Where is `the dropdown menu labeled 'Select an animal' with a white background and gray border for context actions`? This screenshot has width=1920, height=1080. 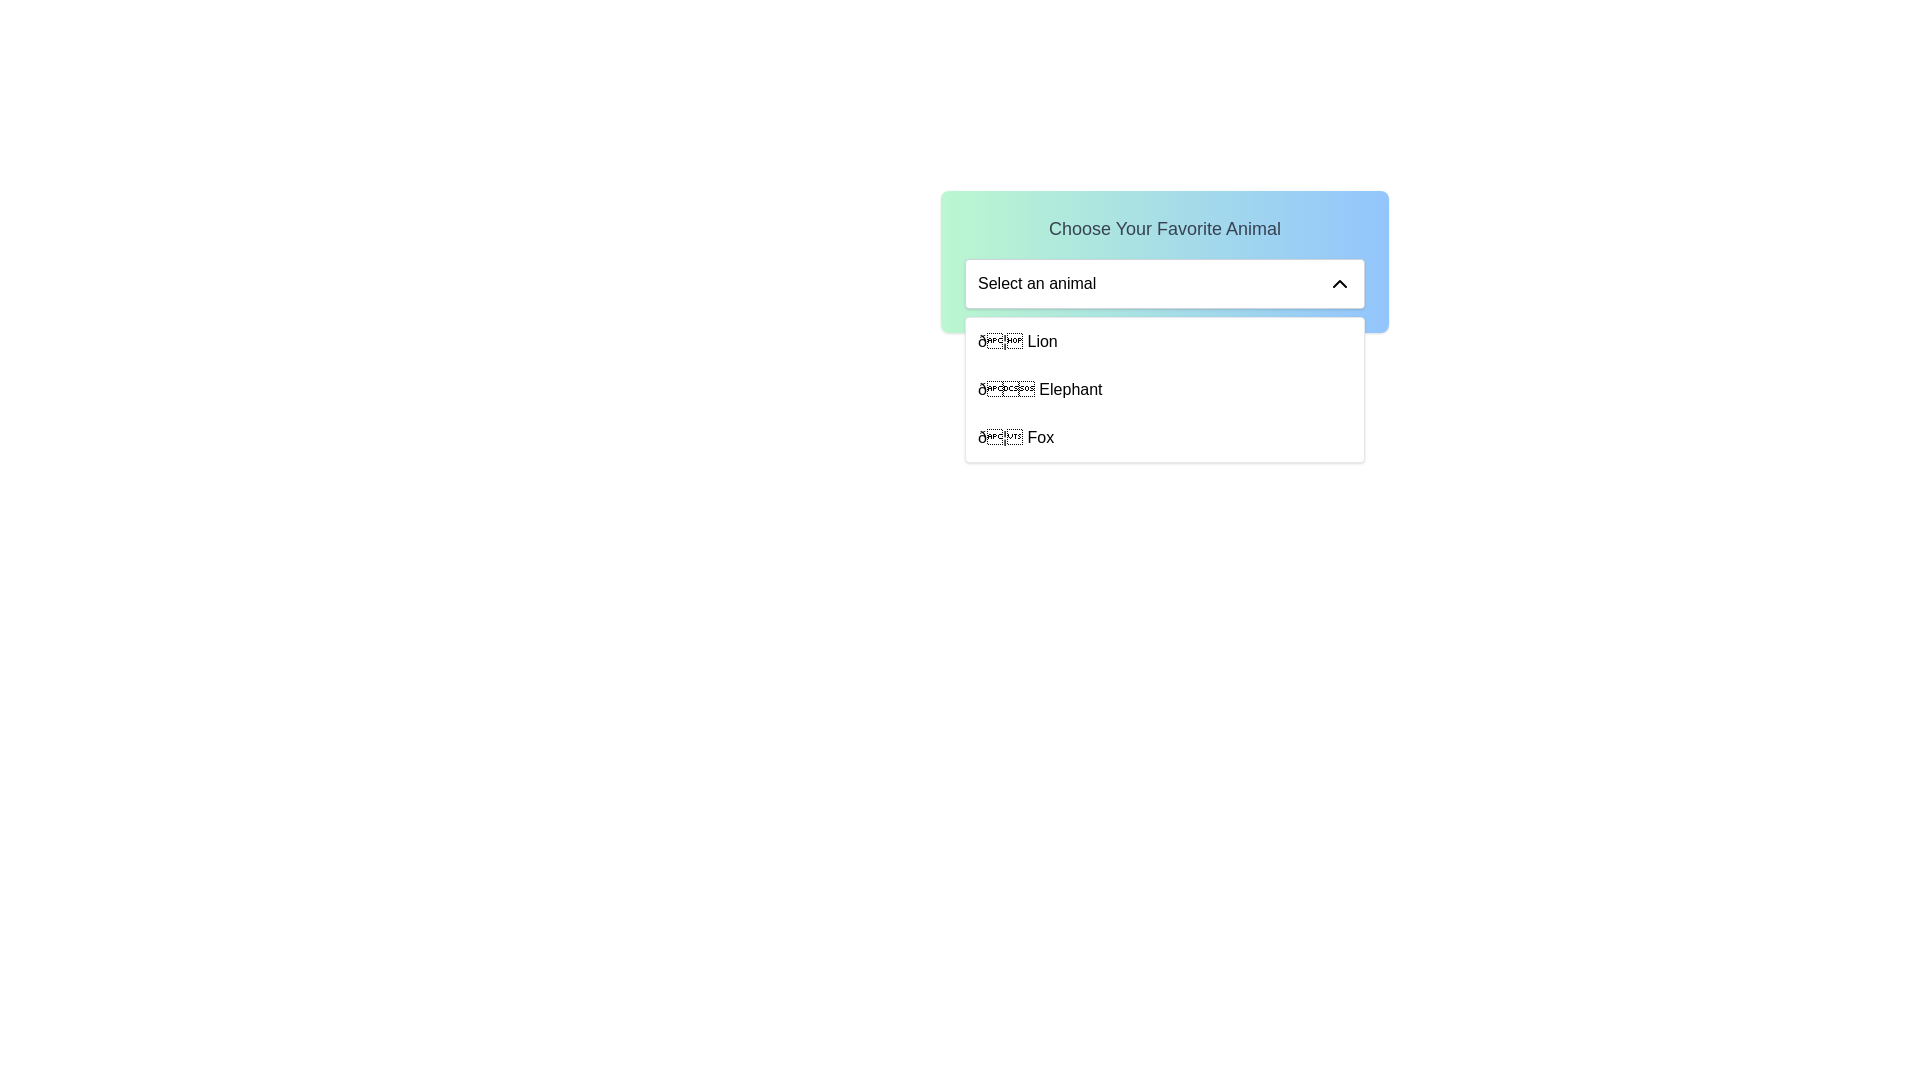
the dropdown menu labeled 'Select an animal' with a white background and gray border for context actions is located at coordinates (1165, 284).